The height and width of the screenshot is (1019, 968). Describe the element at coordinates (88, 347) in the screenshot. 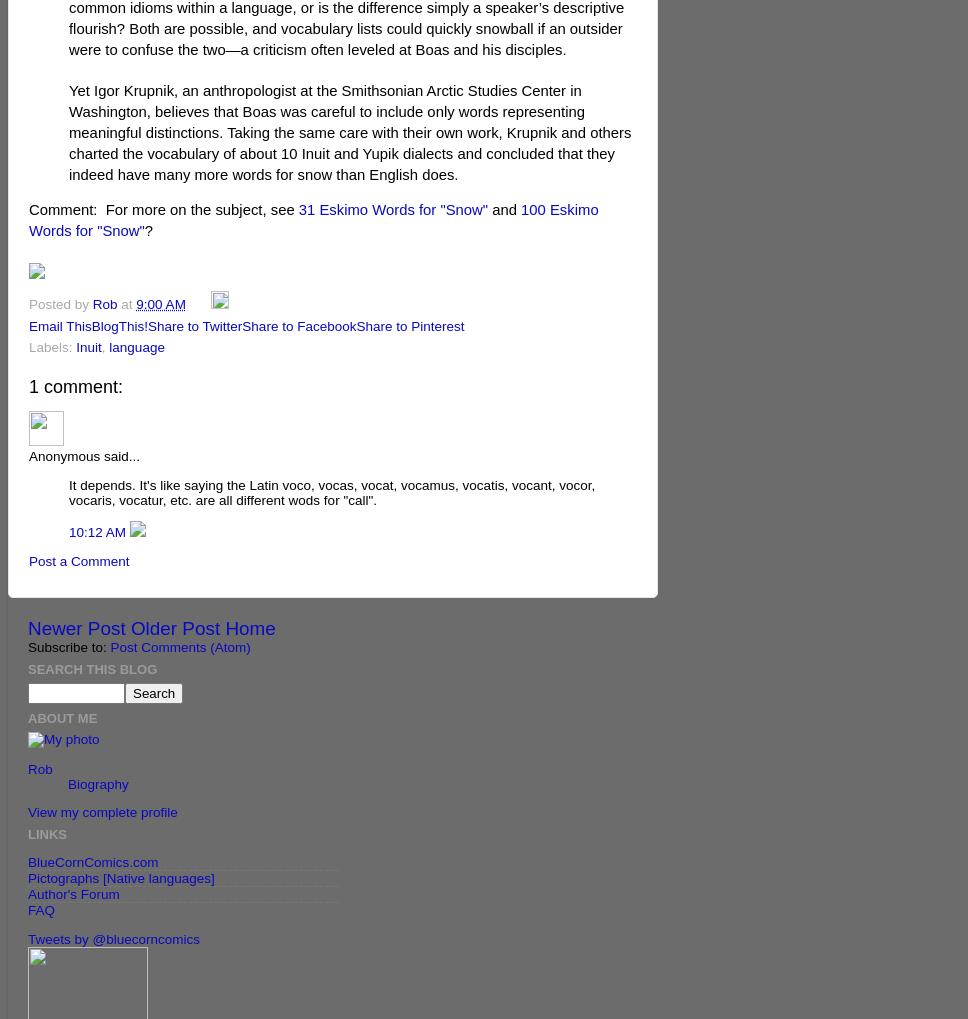

I see `'Inuit'` at that location.